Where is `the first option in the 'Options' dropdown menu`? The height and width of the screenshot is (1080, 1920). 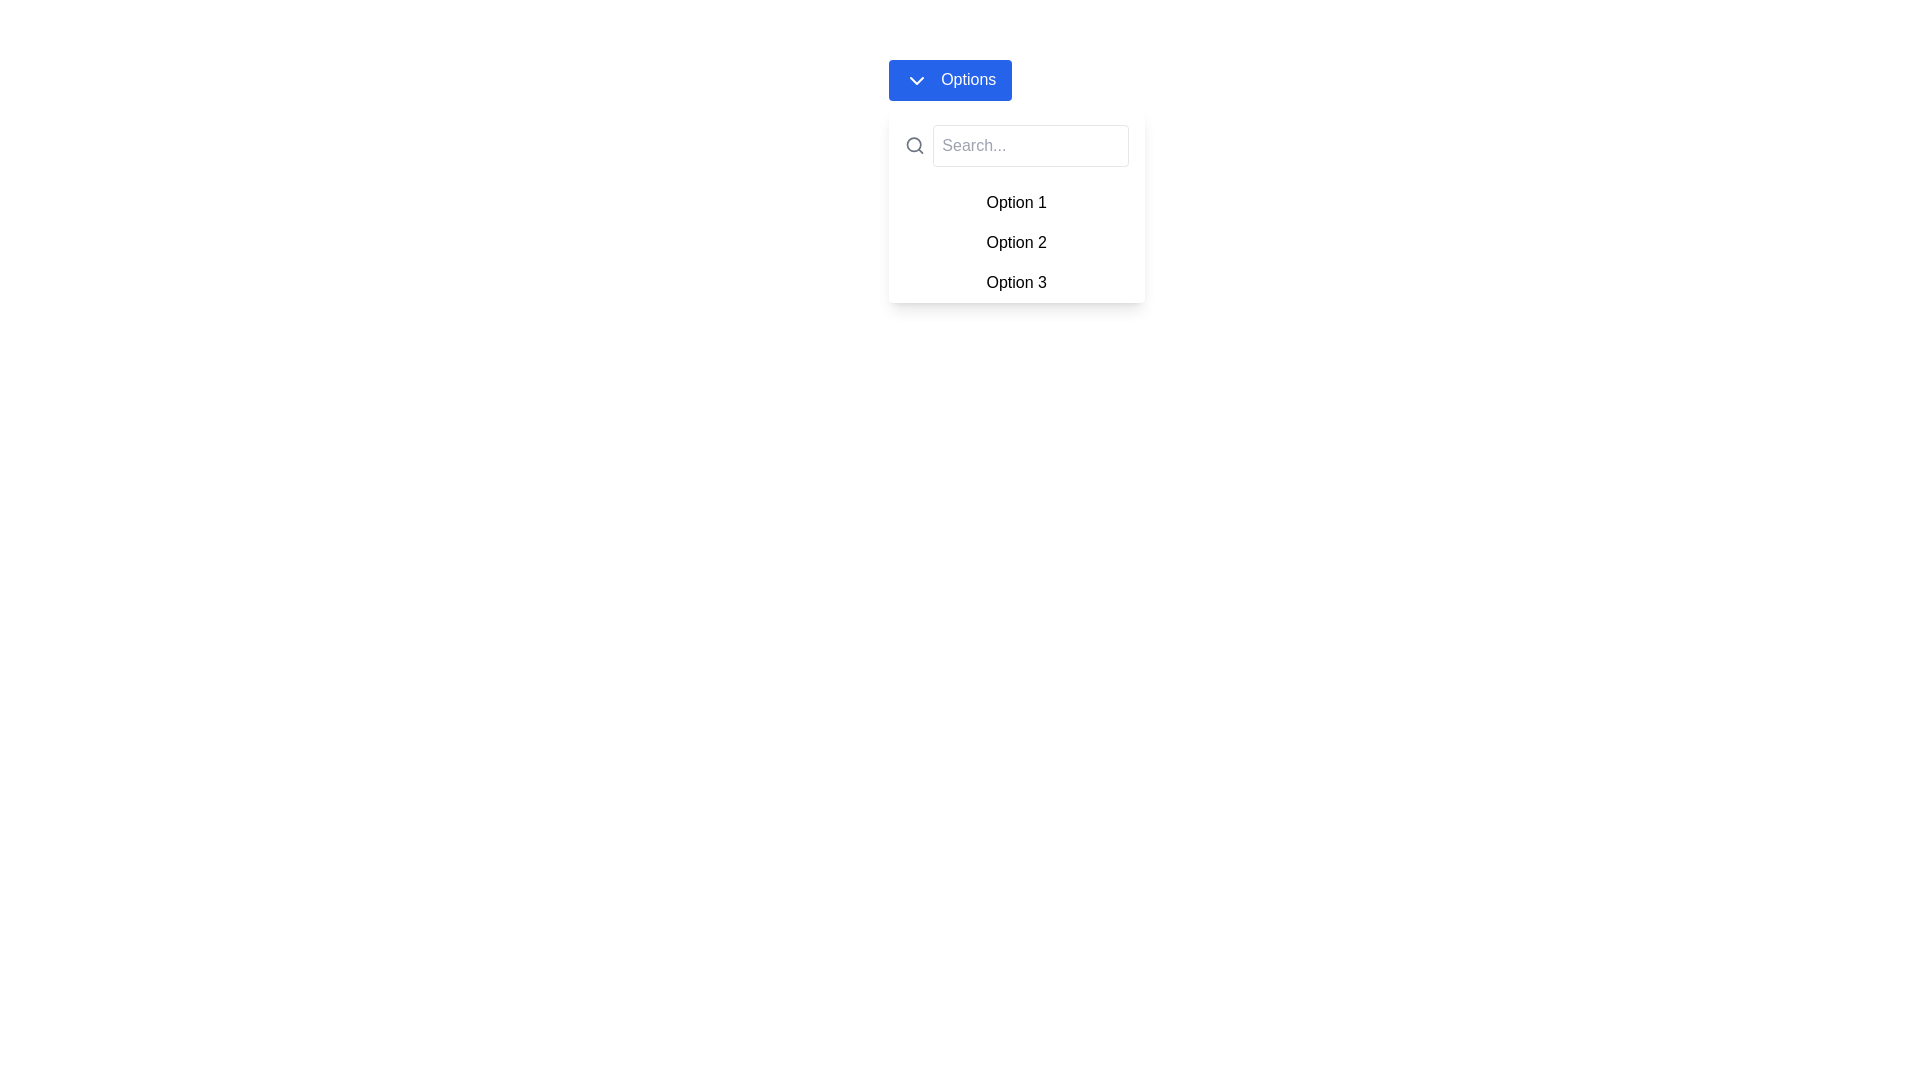
the first option in the 'Options' dropdown menu is located at coordinates (1016, 202).